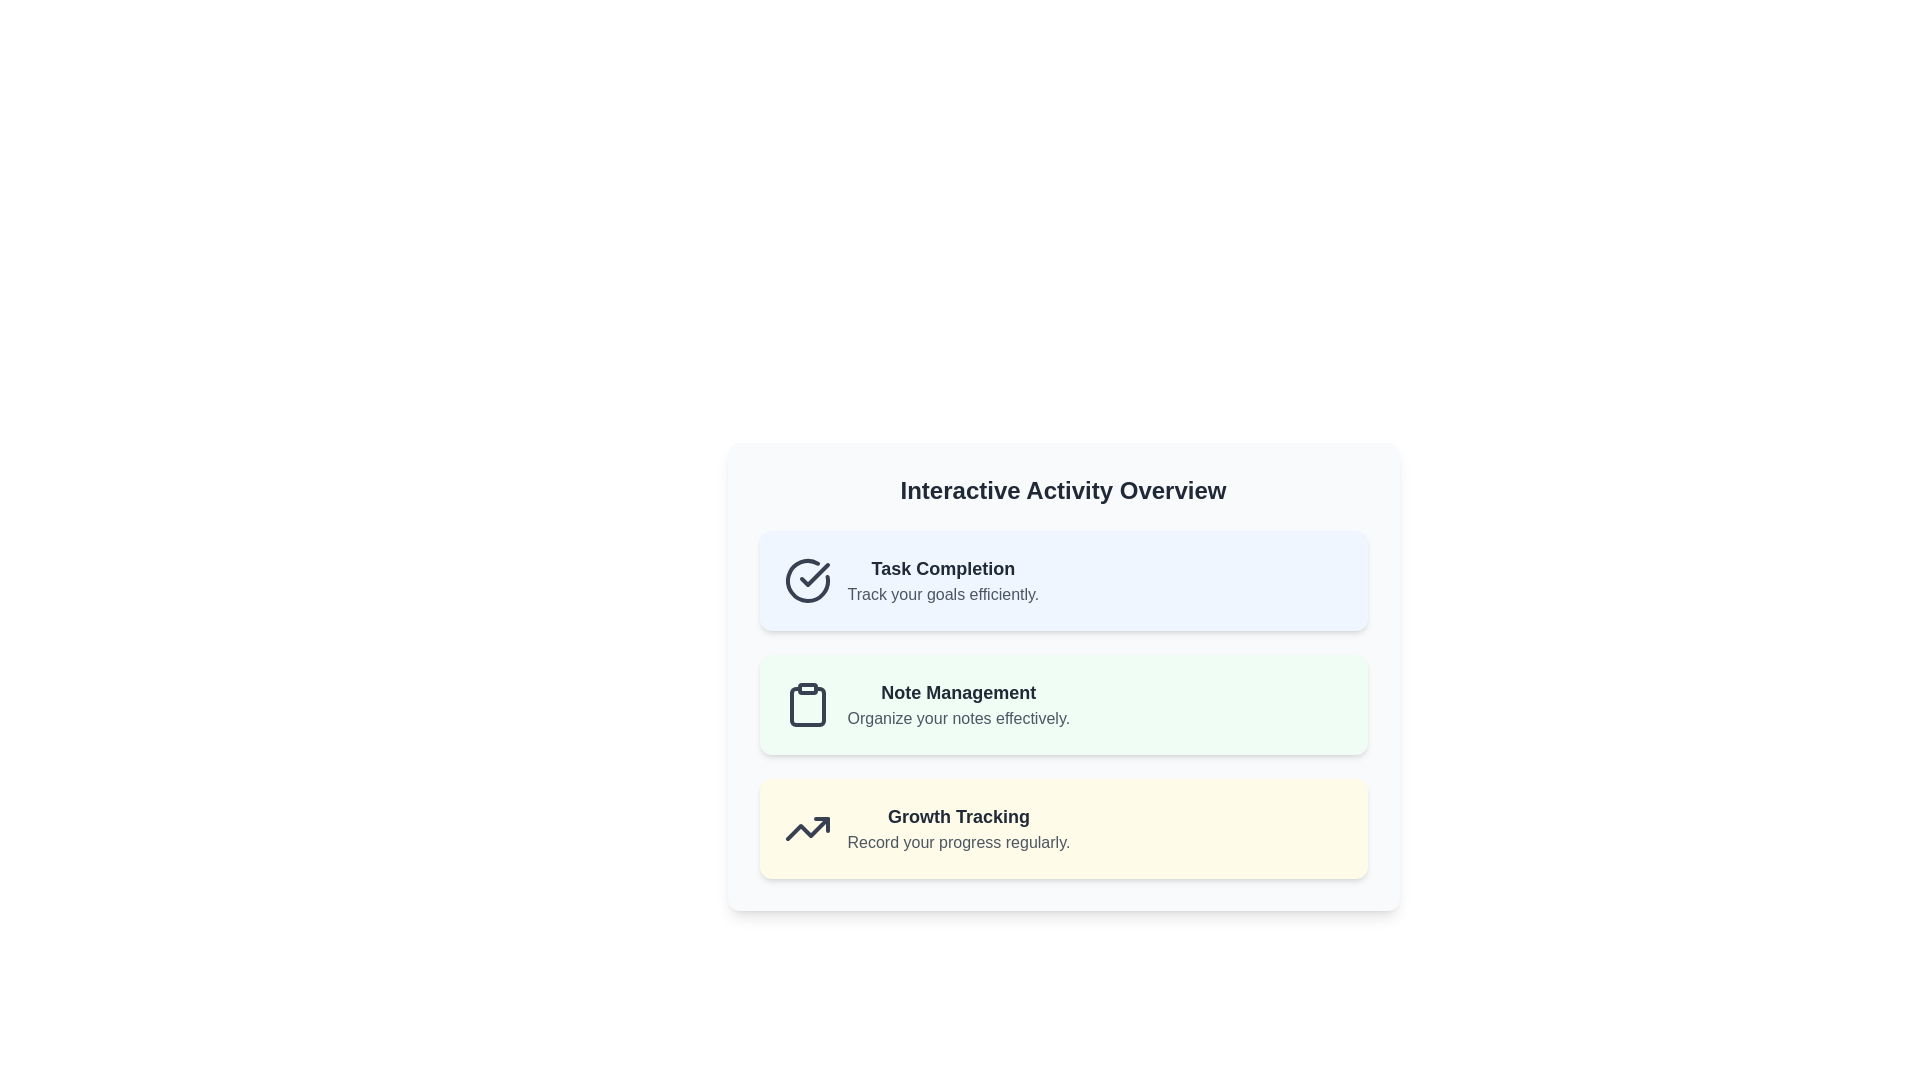  Describe the element at coordinates (942, 581) in the screenshot. I see `the text block that displays 'Task Completion' and 'Track your goals efficiently', located on a light blue background within the topmost card of the 'Interactive Activity Overview' section` at that location.